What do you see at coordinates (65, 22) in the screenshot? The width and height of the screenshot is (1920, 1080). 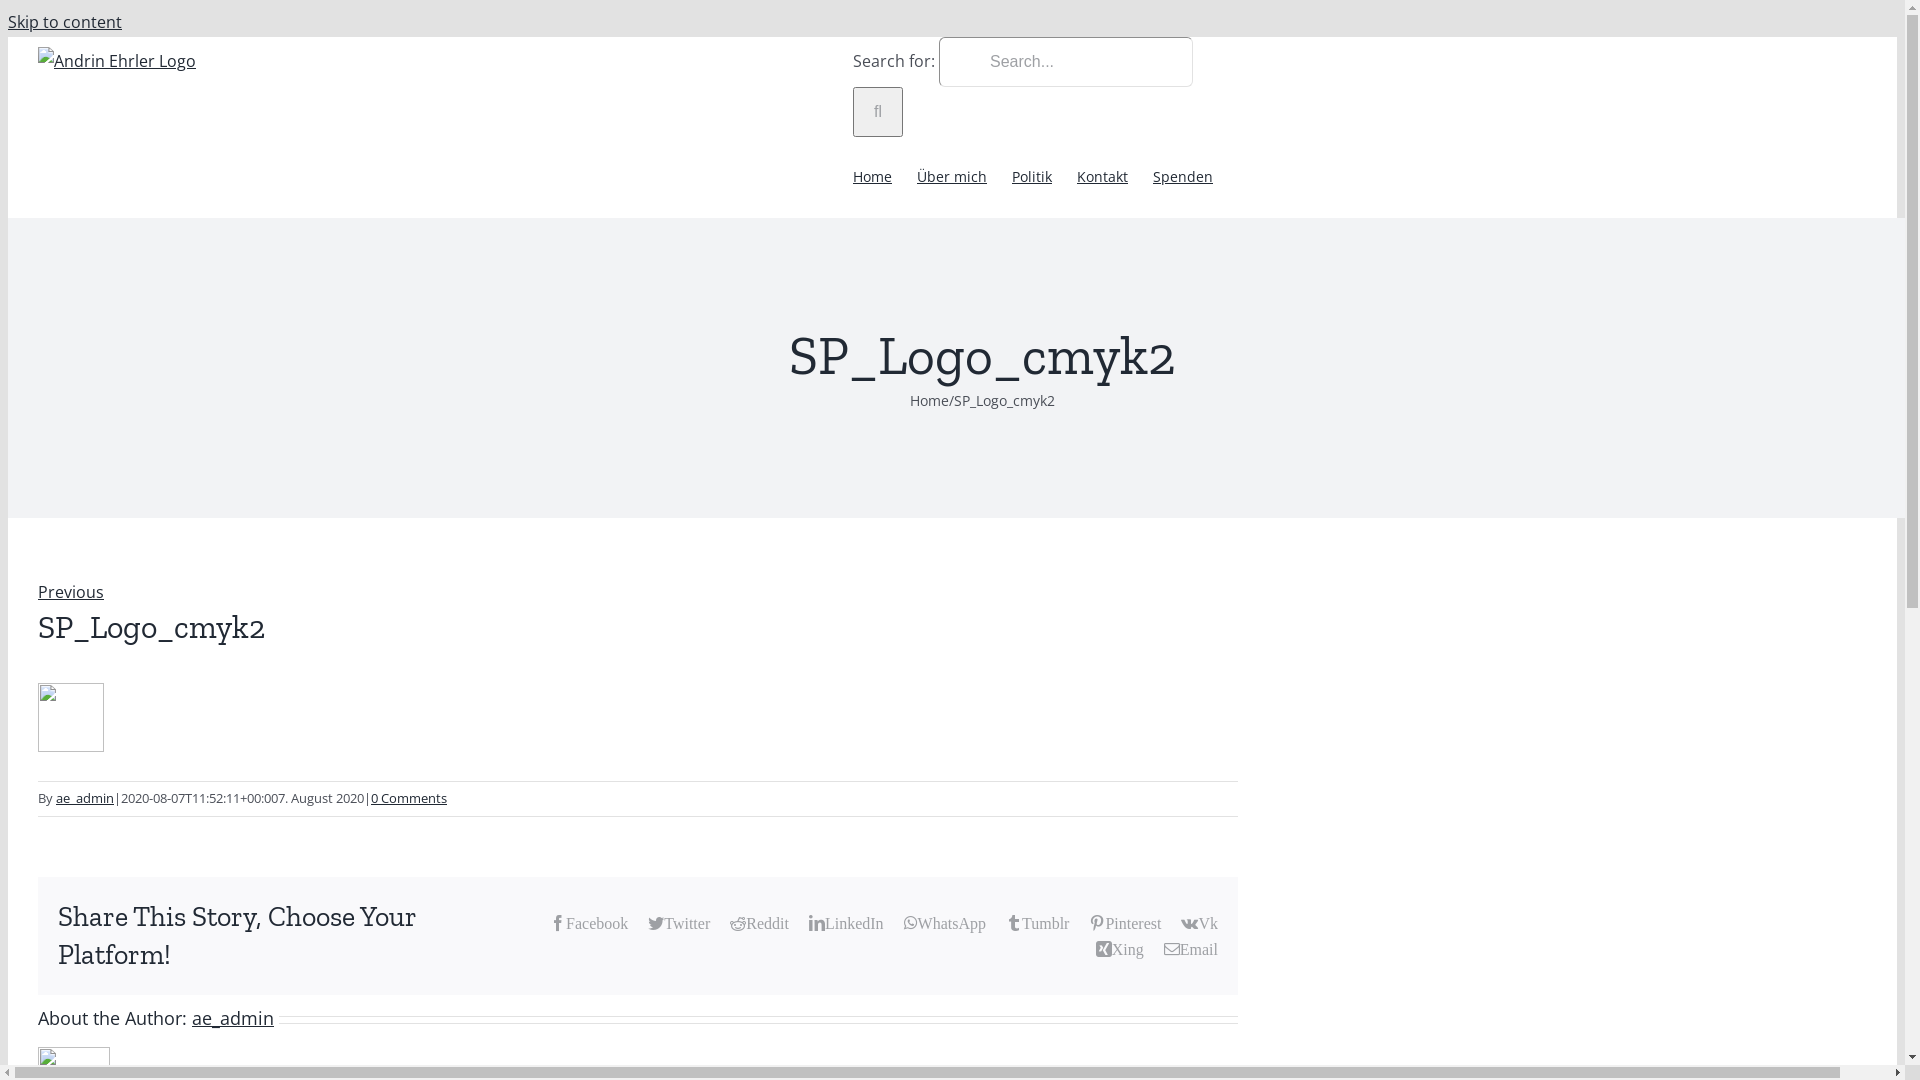 I see `'Skip to content'` at bounding box center [65, 22].